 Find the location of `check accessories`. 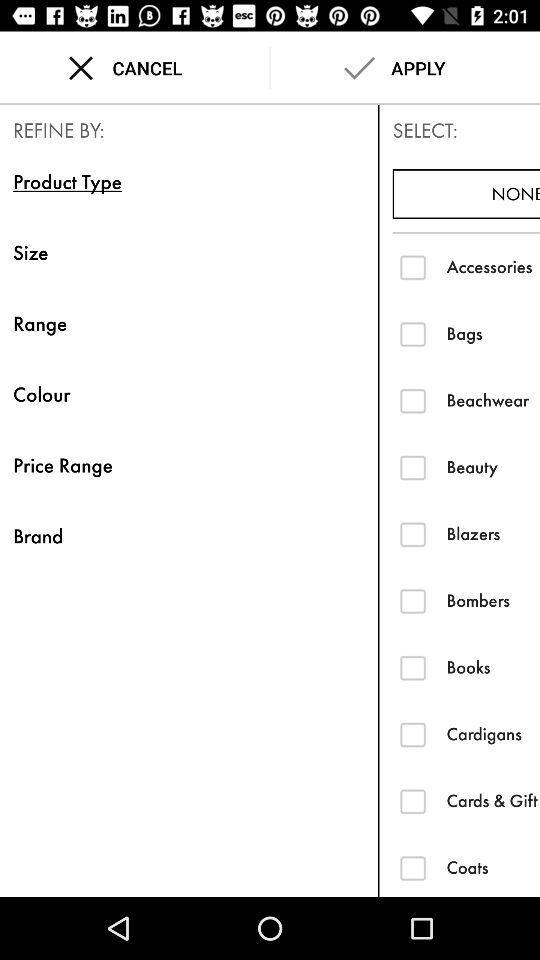

check accessories is located at coordinates (412, 266).